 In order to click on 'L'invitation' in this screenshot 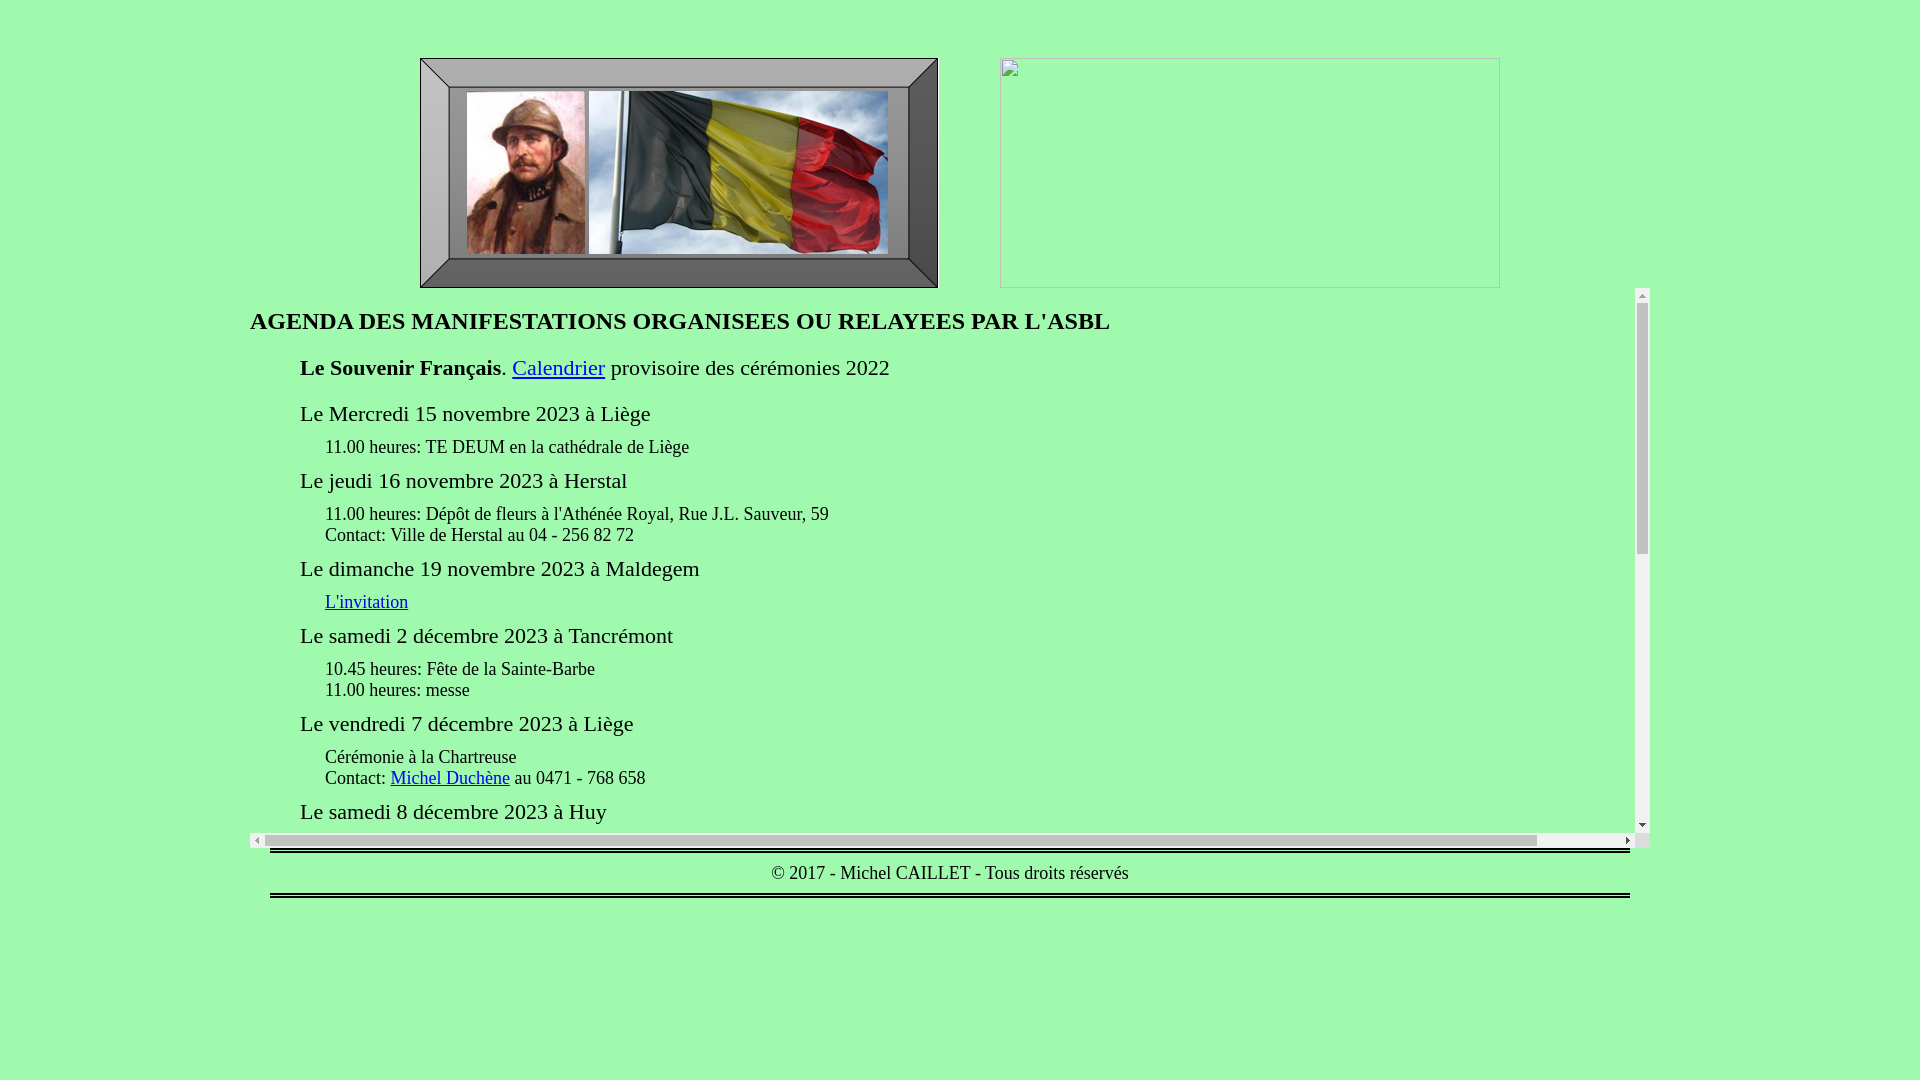, I will do `click(325, 844)`.